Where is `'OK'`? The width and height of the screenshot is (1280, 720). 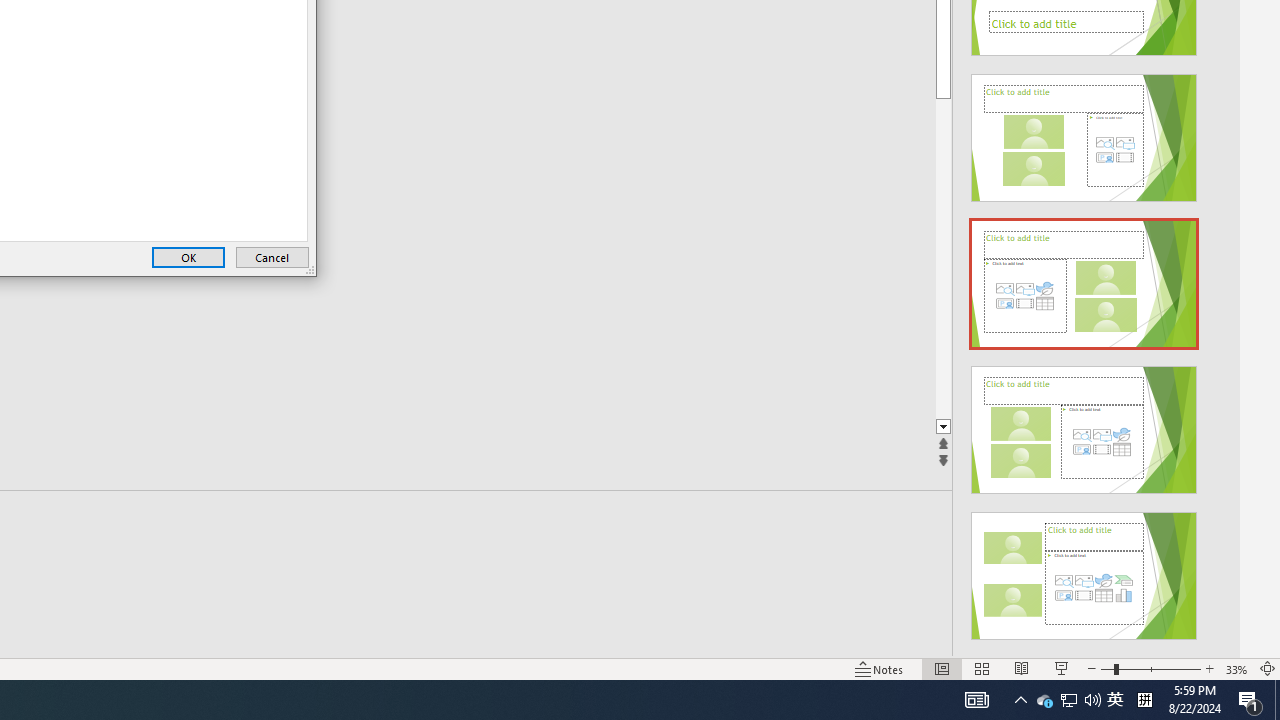
'OK' is located at coordinates (188, 256).